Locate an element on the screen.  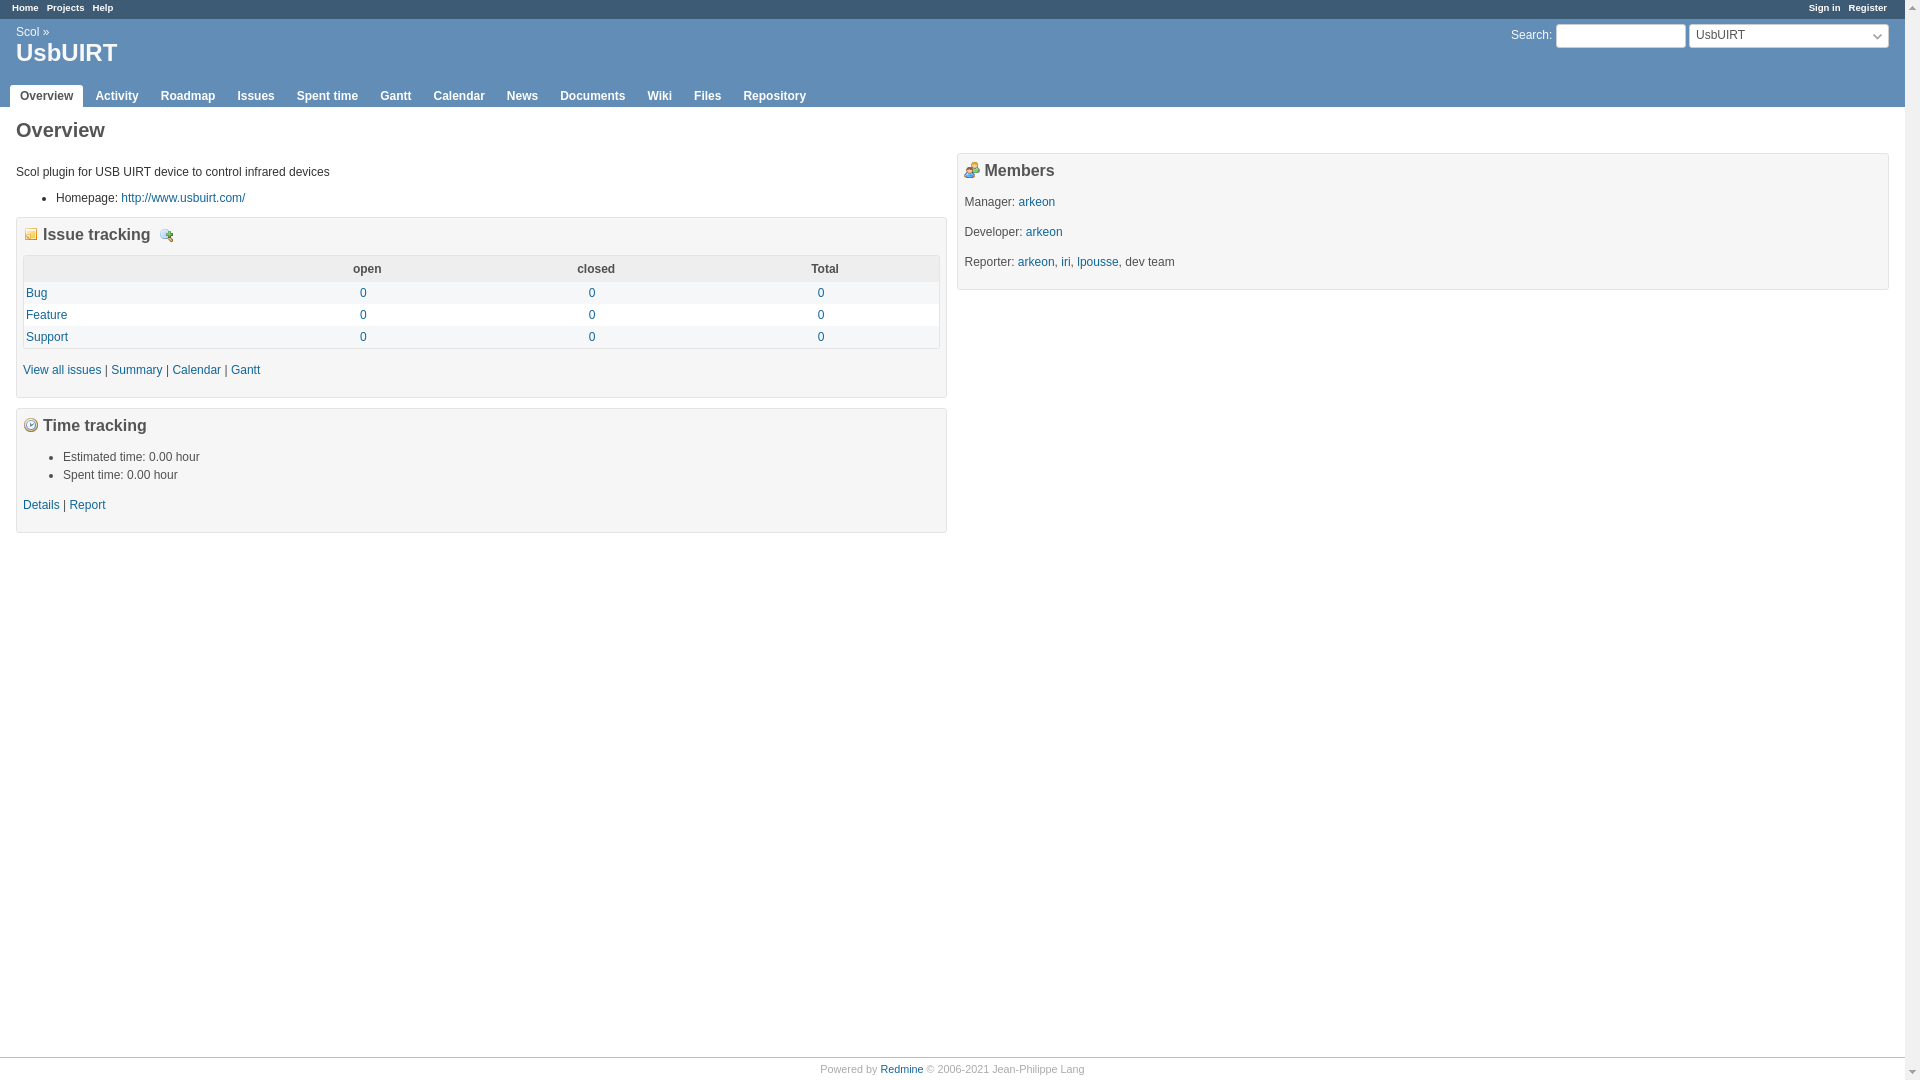
'Projects' is located at coordinates (66, 7).